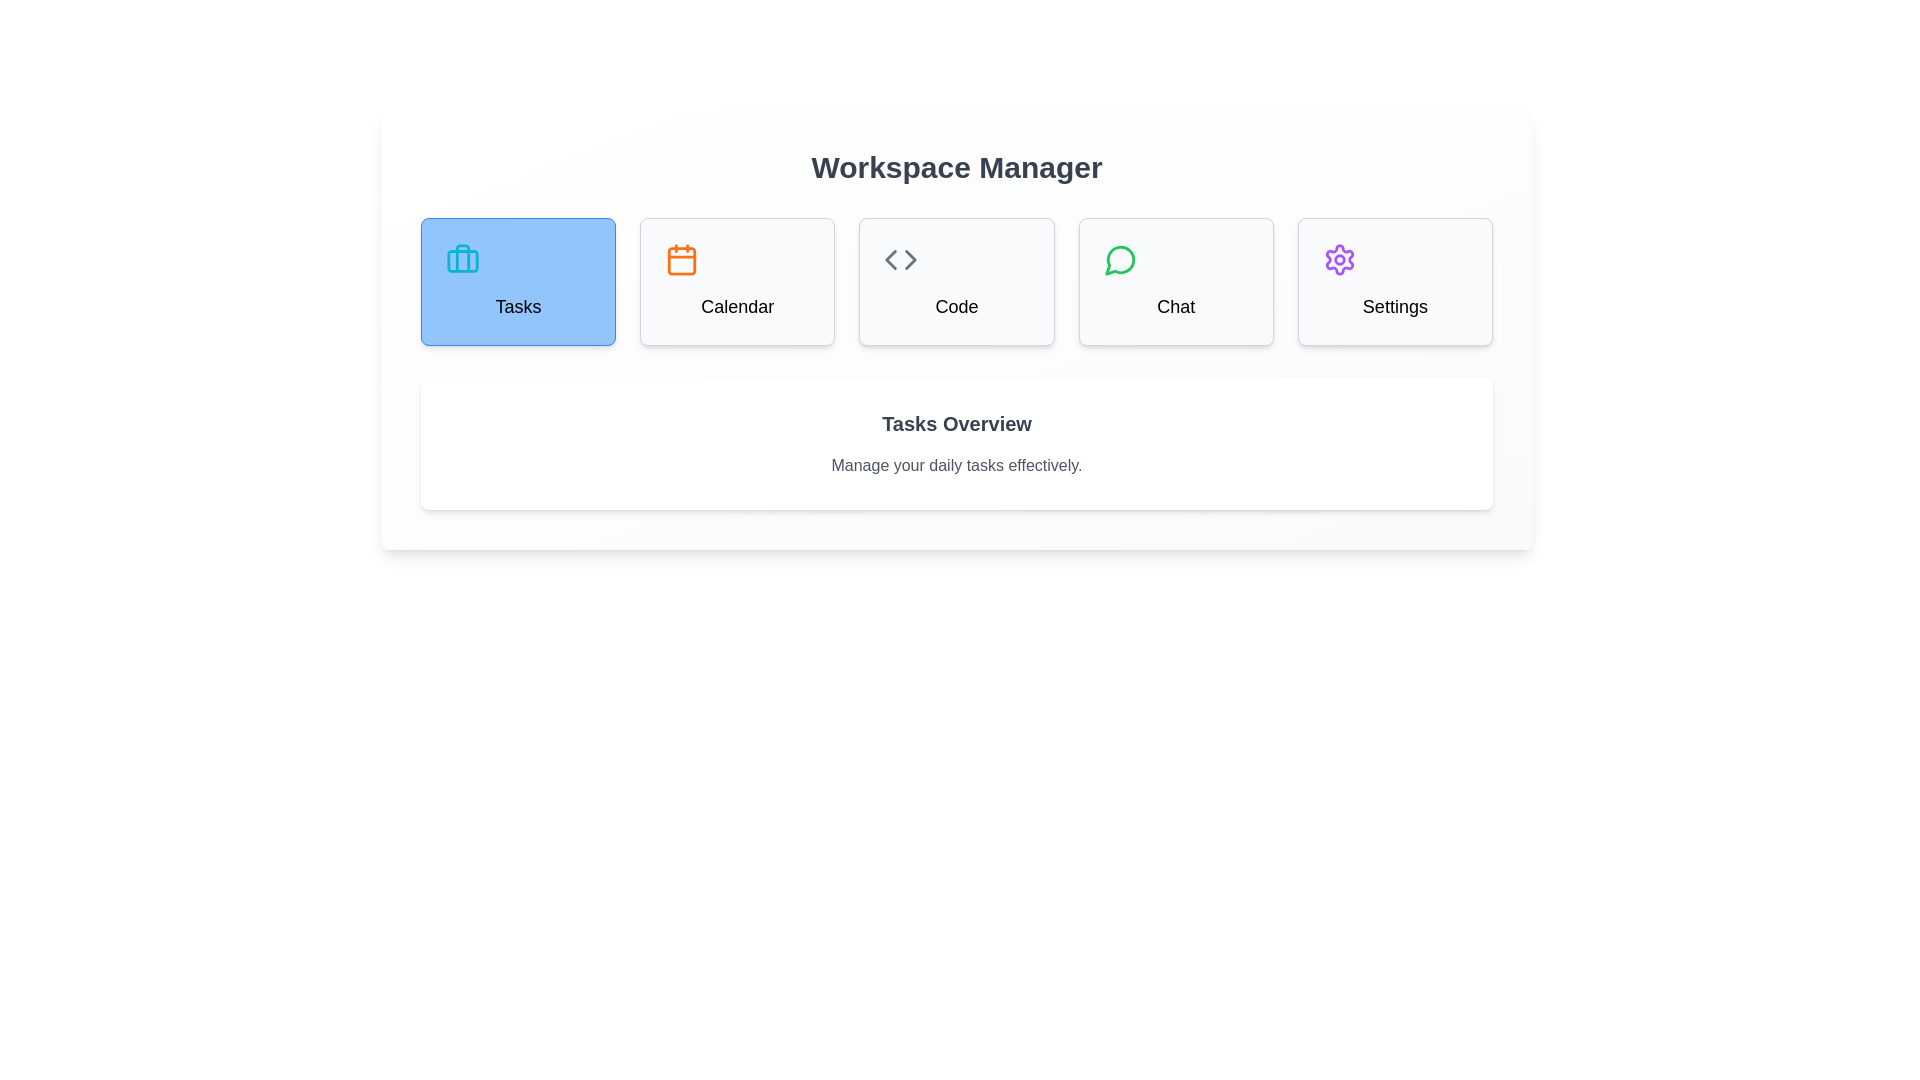  What do you see at coordinates (955, 167) in the screenshot?
I see `the Text label or heading indicating 'Workspace Manager', positioned at the top-center of the panel, above the grid of buttons` at bounding box center [955, 167].